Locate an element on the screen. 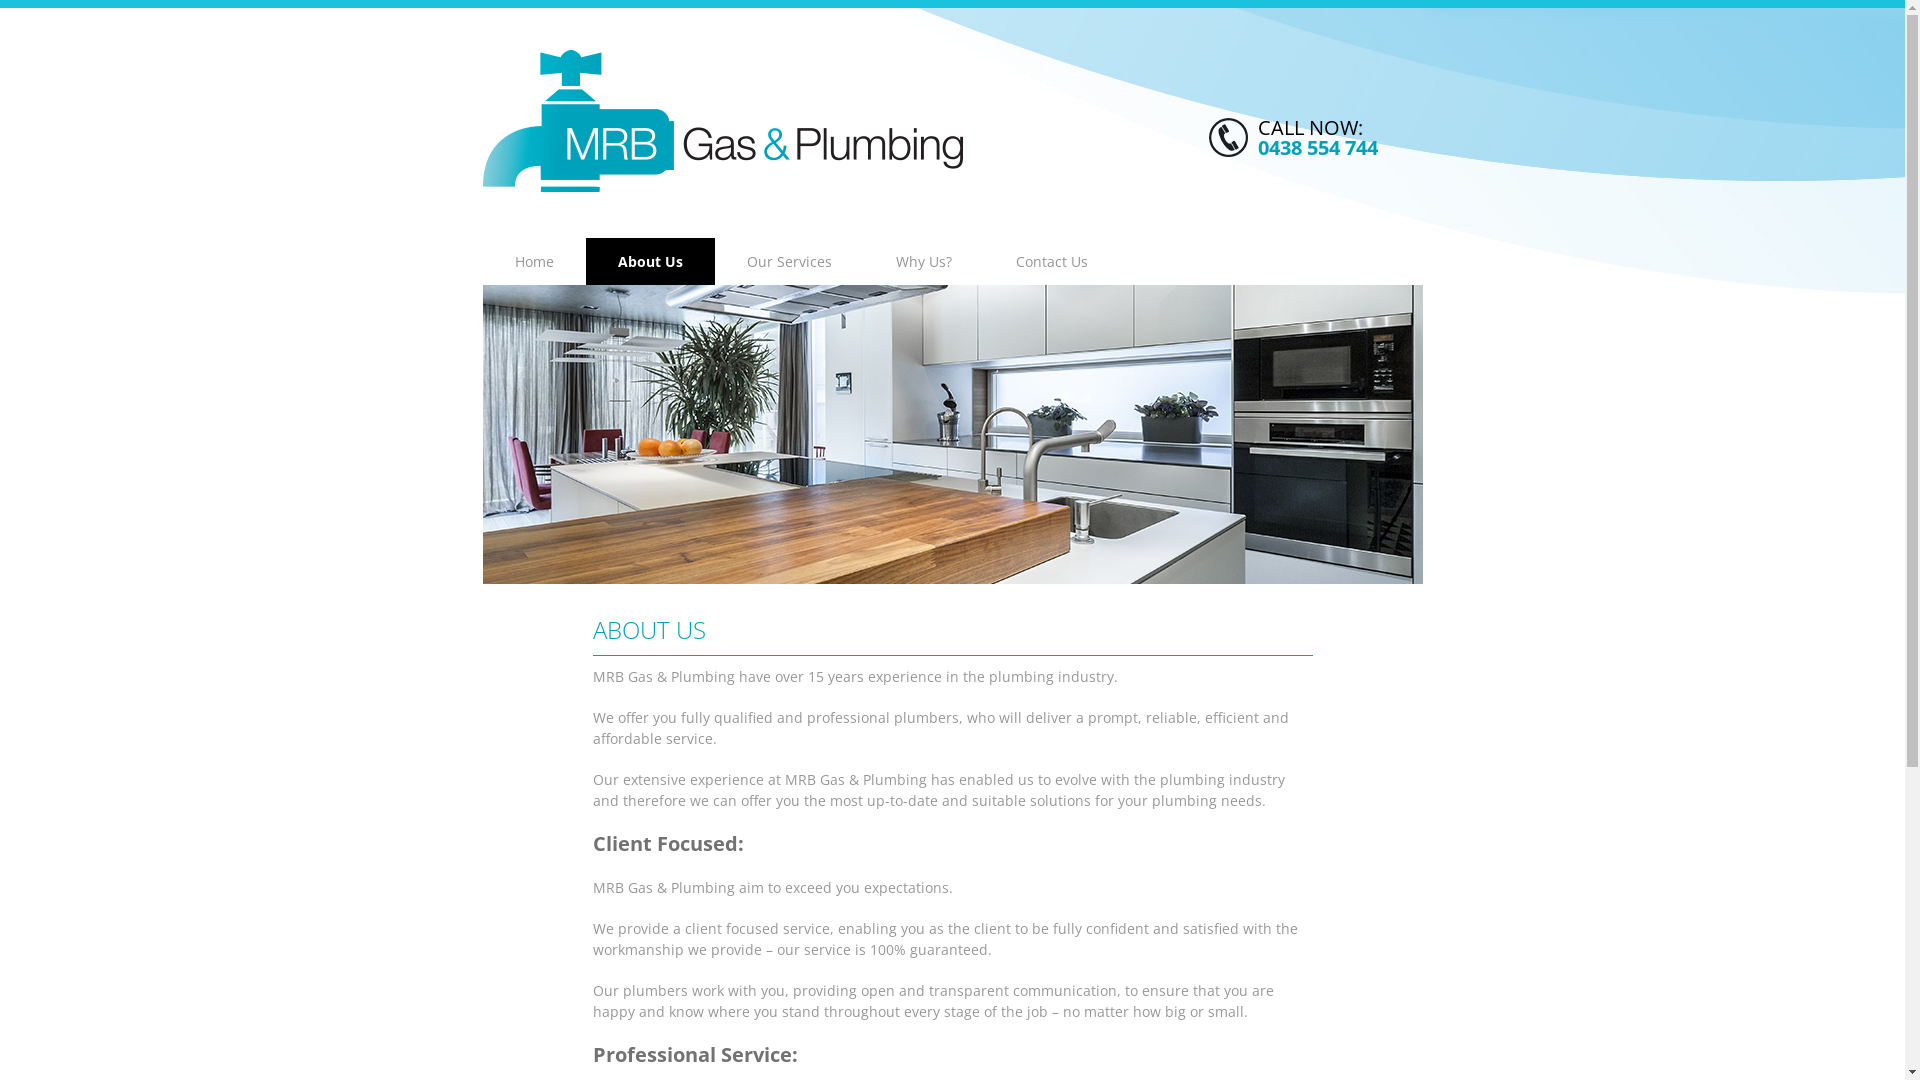 This screenshot has height=1080, width=1920. 'Our Services' is located at coordinates (787, 260).